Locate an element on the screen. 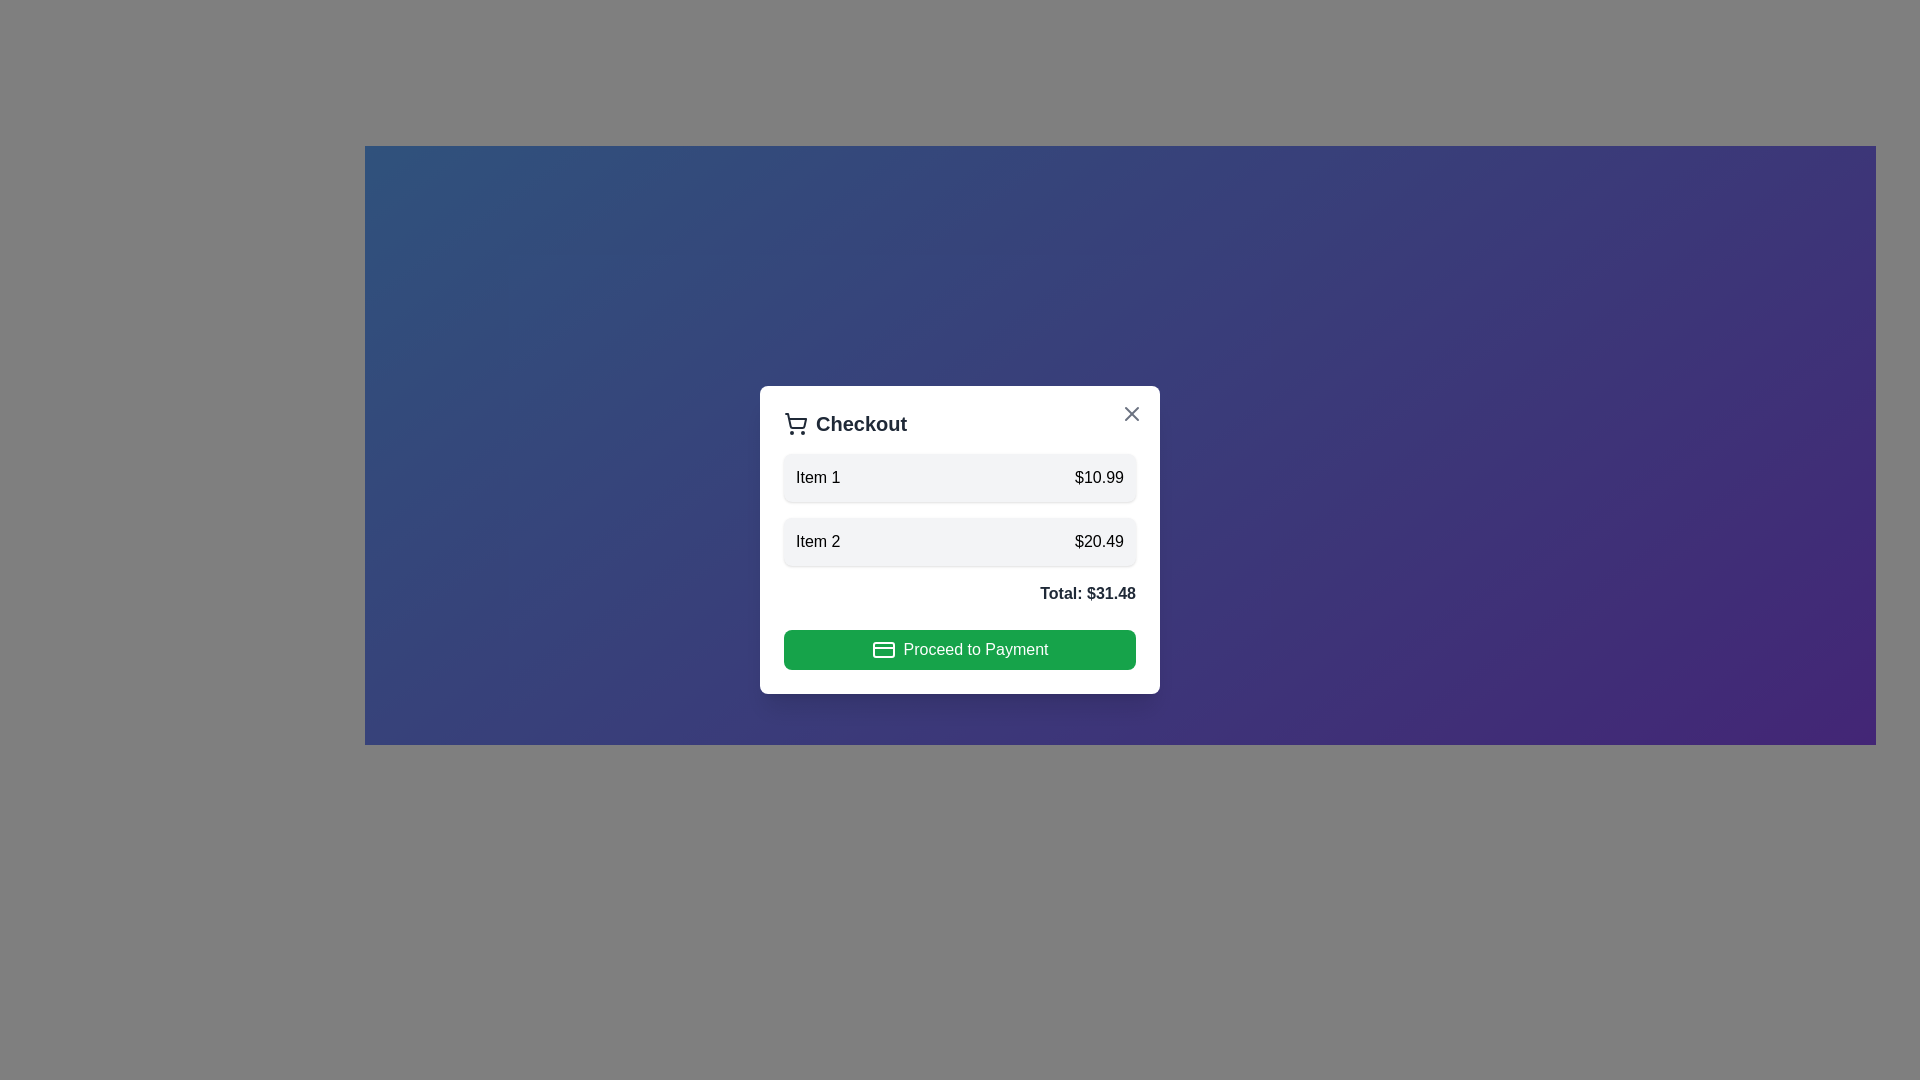 This screenshot has width=1920, height=1080. the text label displaying the price '$10.99', which is positioned to the right of 'Item 1' within a light gray background card in the 'Checkout' dialog box is located at coordinates (1098, 478).